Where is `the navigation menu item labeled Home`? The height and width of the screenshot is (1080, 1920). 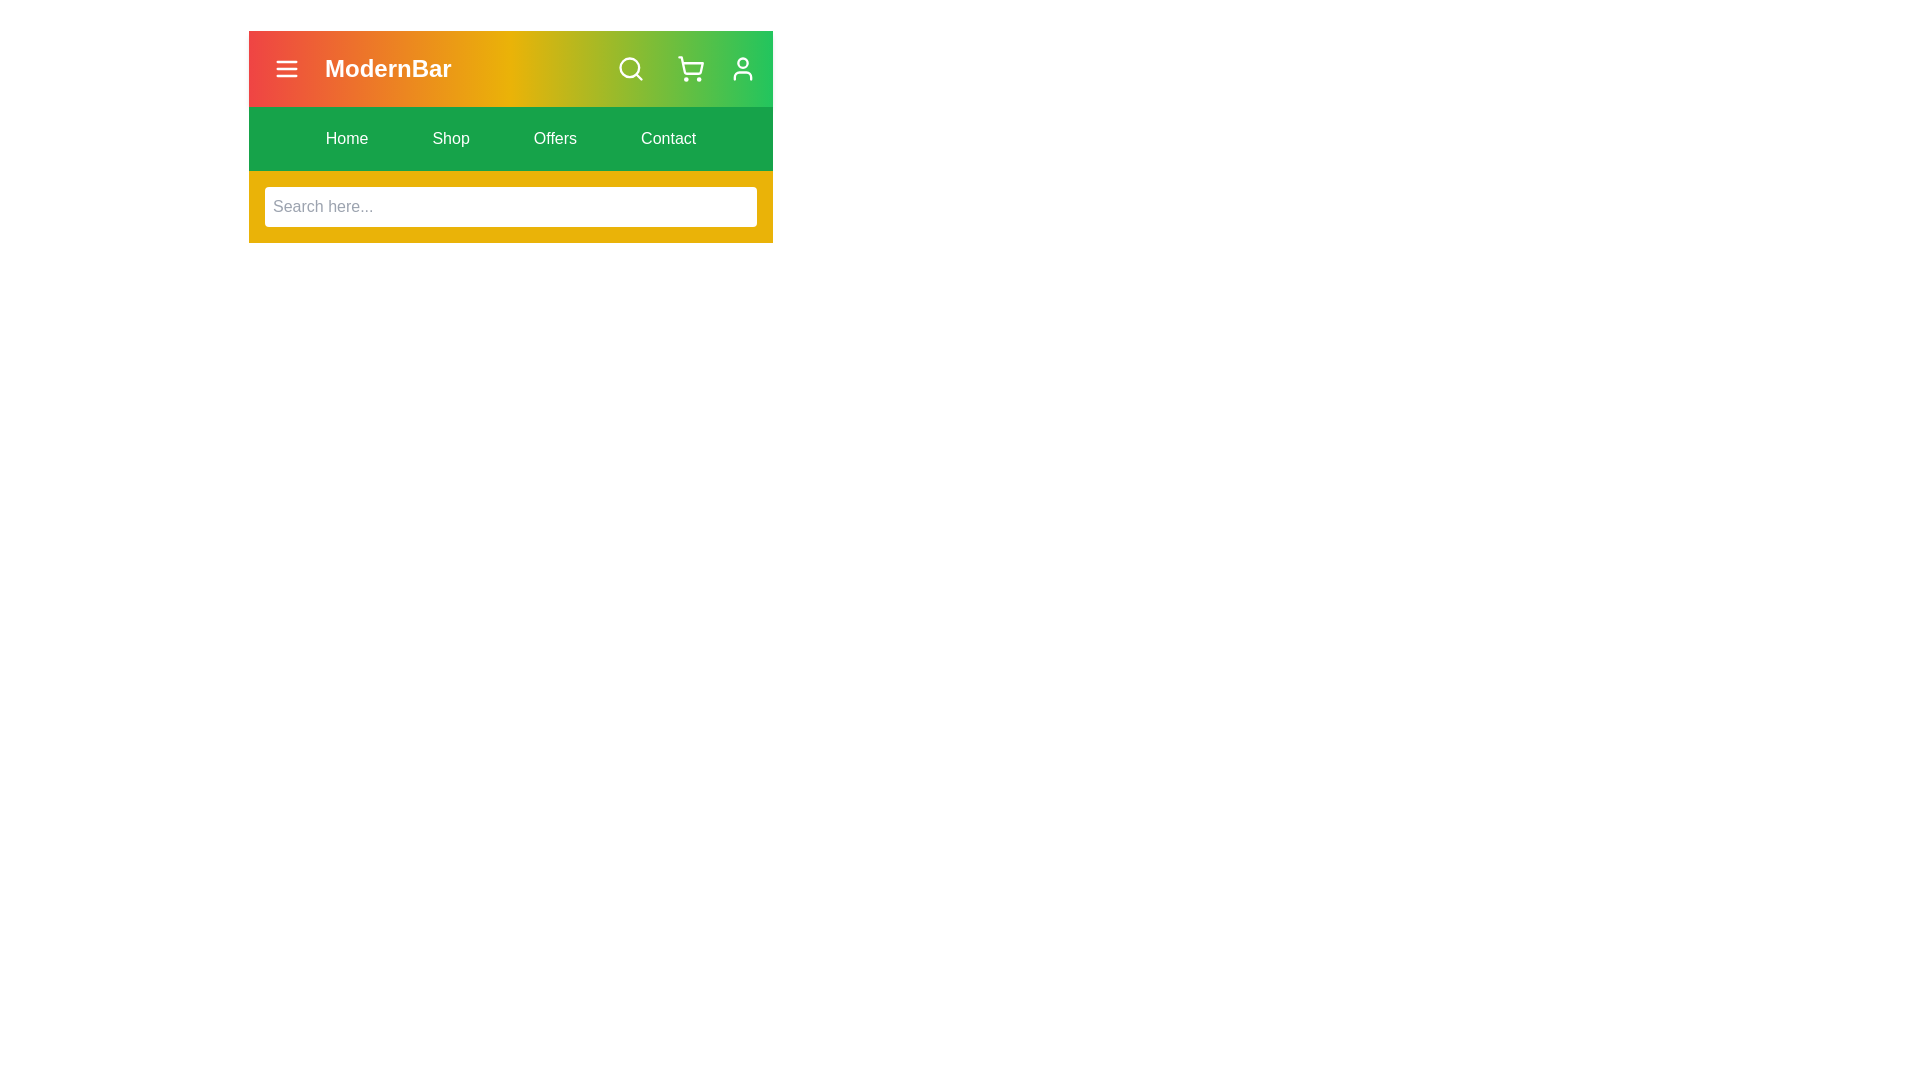
the navigation menu item labeled Home is located at coordinates (346, 137).